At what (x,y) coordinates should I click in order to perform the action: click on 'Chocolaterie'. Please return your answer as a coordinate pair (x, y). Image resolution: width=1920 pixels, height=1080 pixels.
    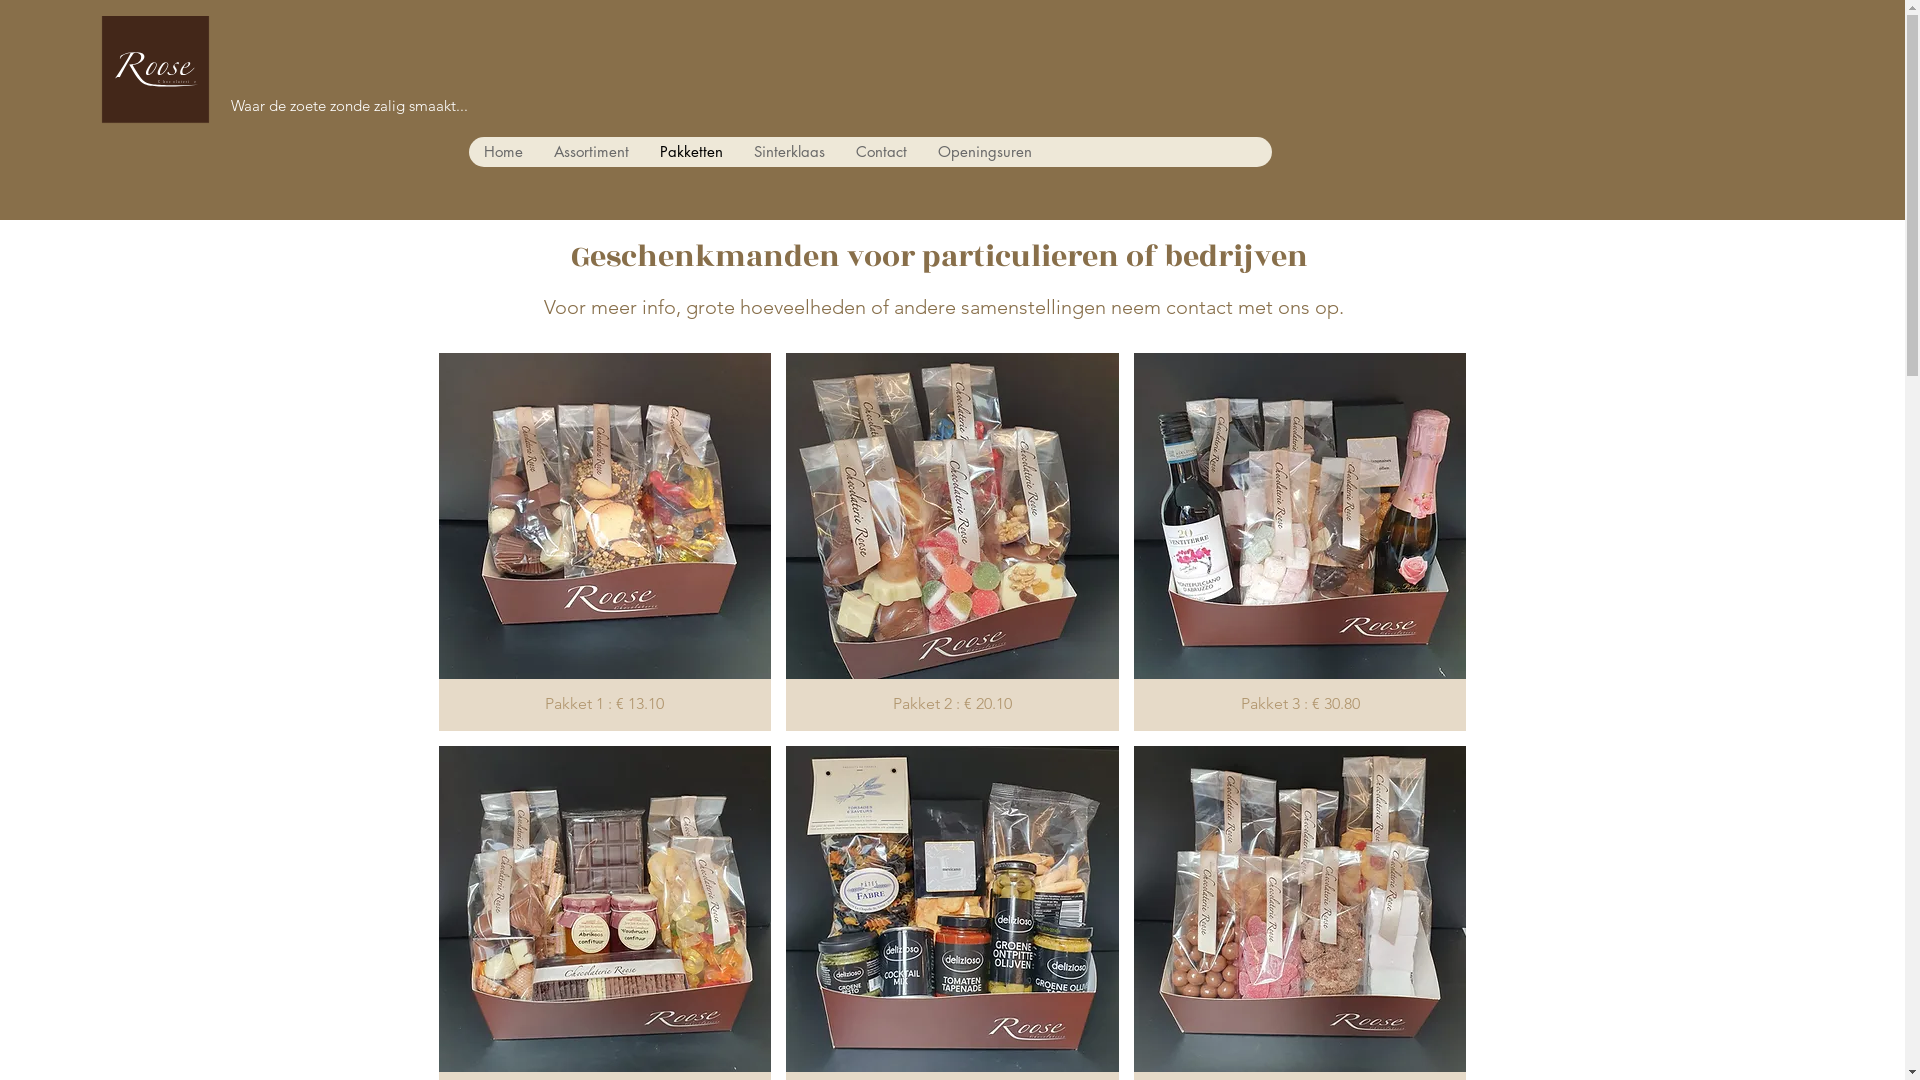
    Looking at the image, I should click on (80, 91).